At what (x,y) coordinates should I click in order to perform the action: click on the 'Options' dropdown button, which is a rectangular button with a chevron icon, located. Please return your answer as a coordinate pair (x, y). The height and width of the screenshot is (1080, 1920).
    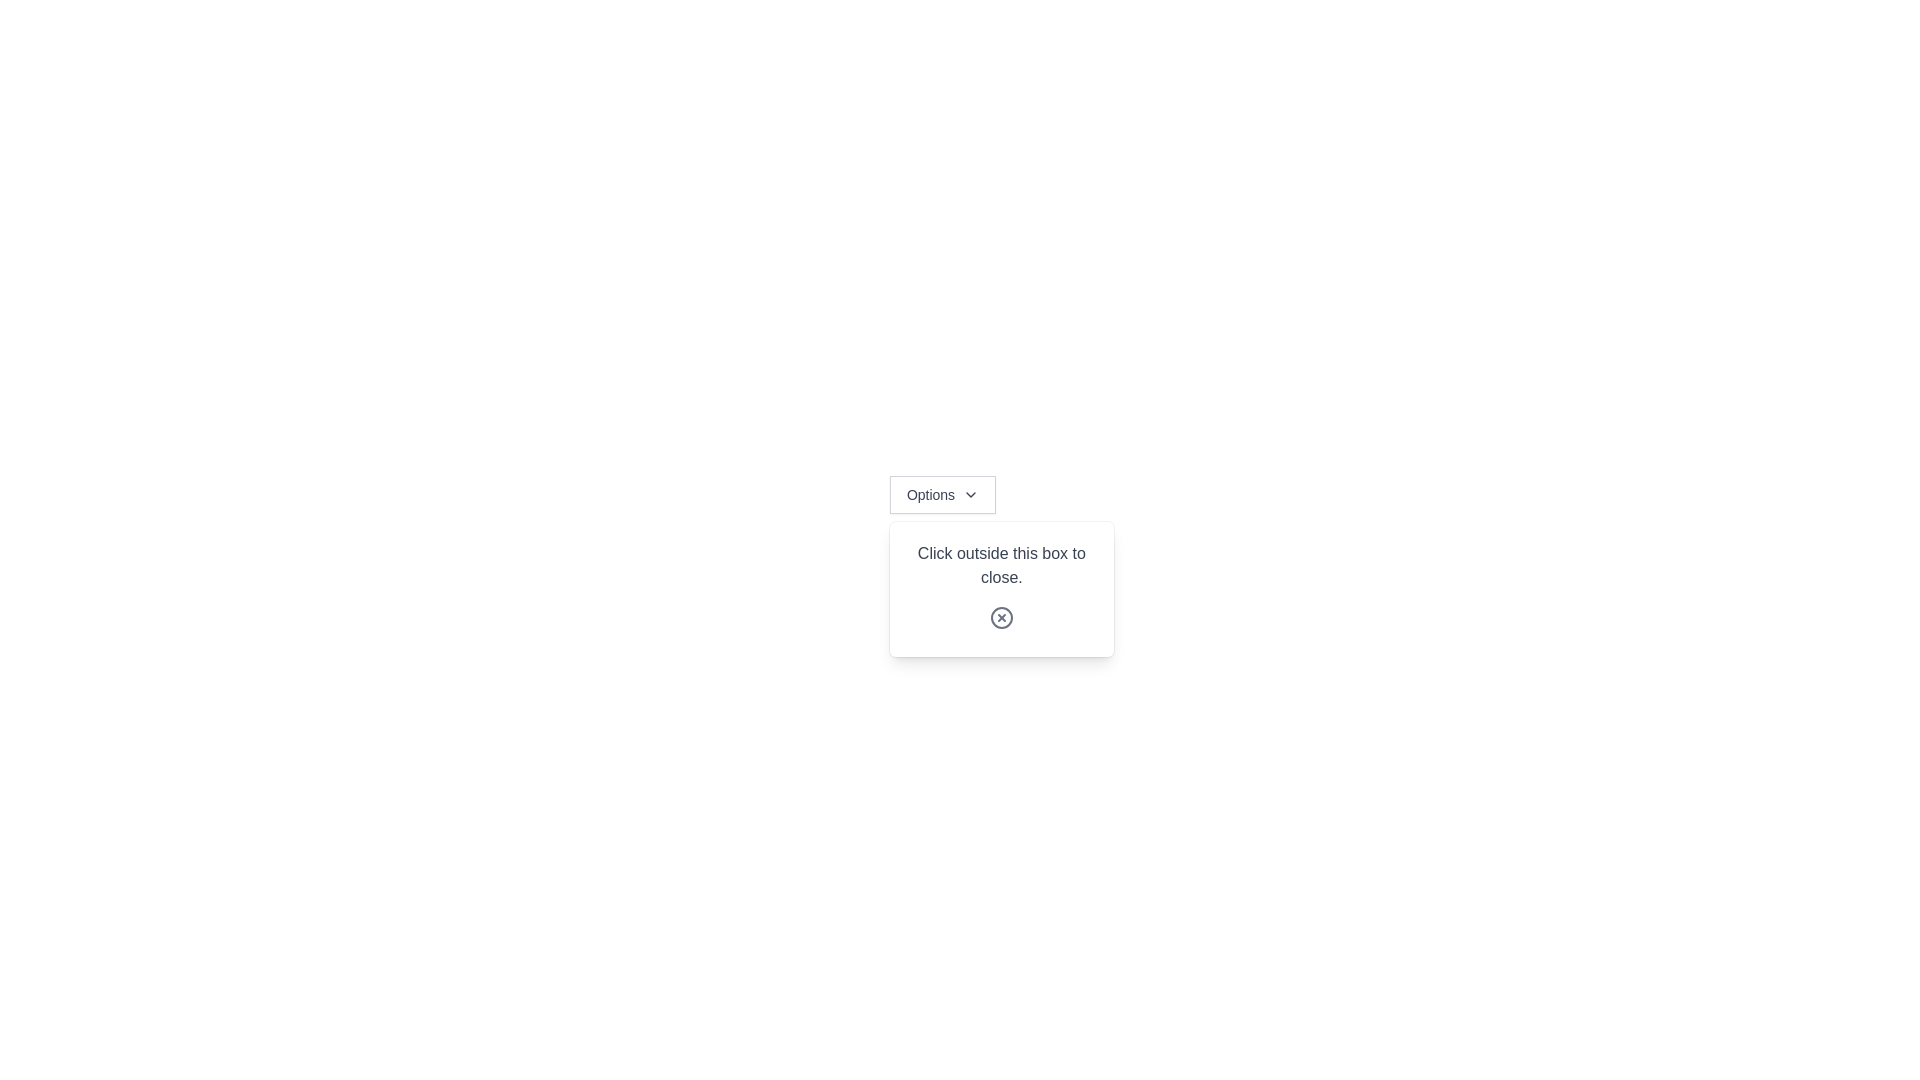
    Looking at the image, I should click on (941, 494).